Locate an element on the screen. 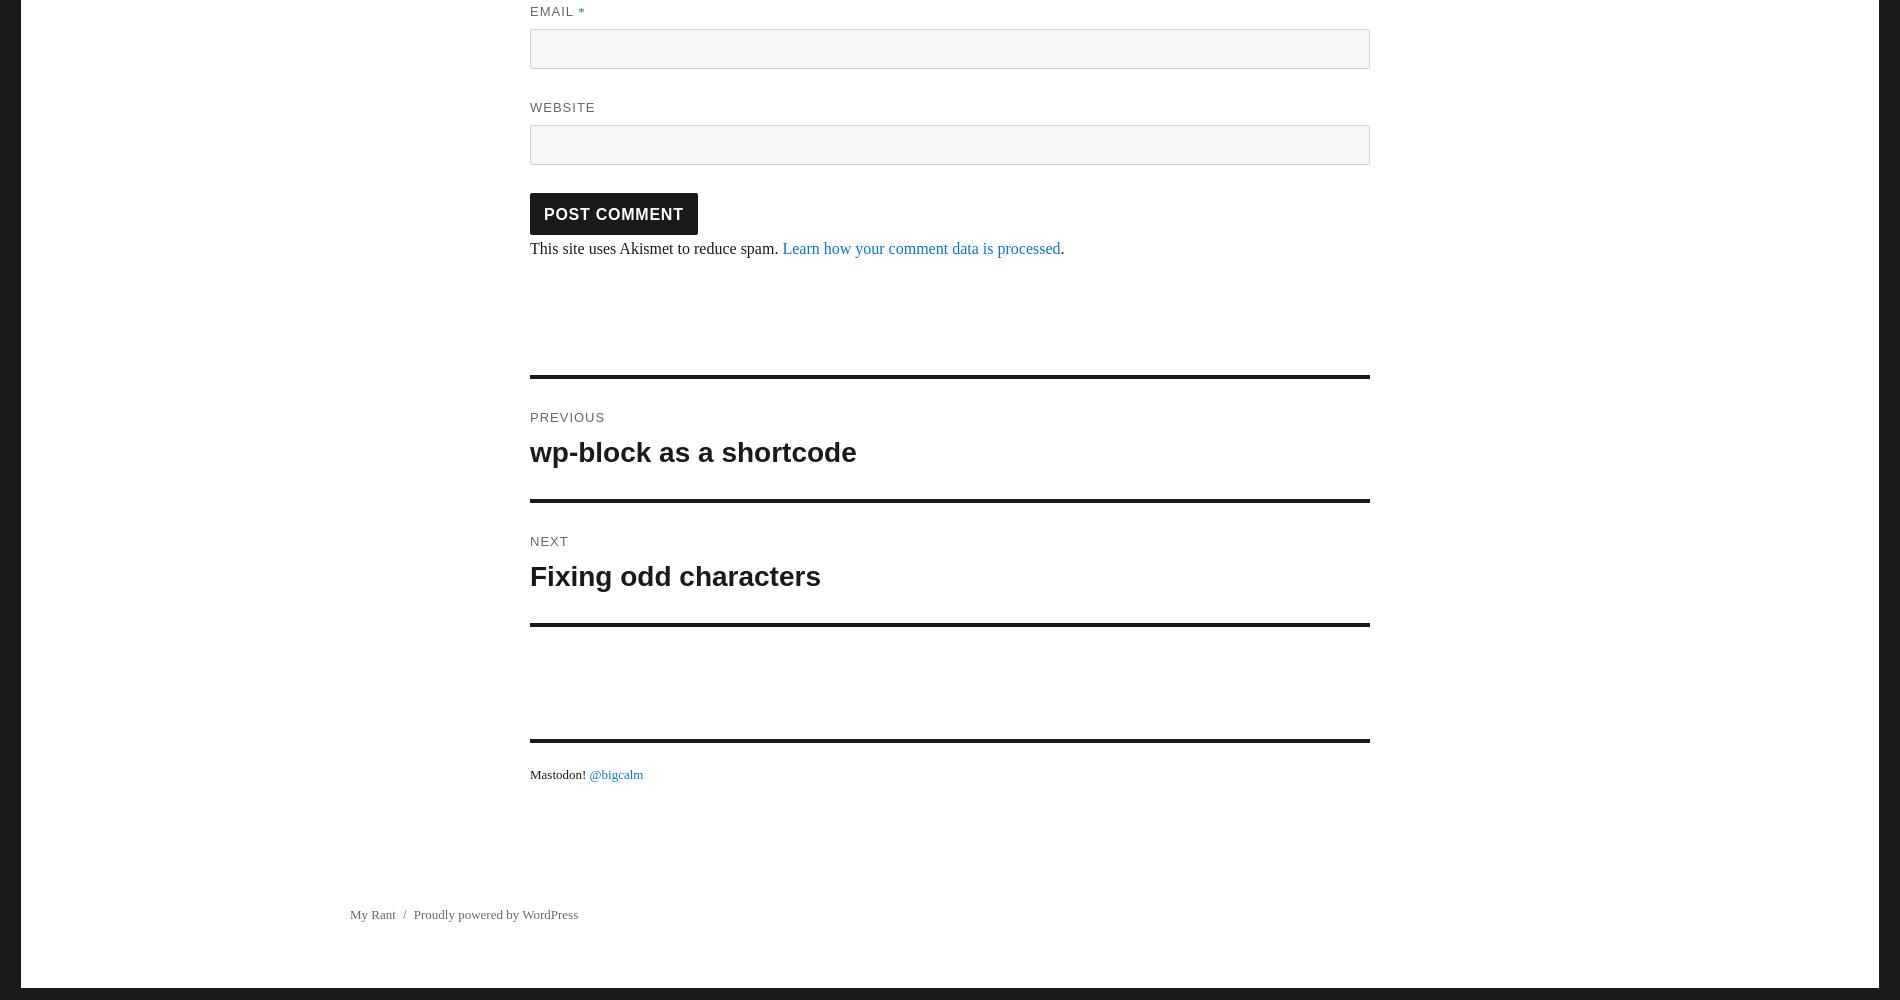 This screenshot has width=1900, height=1000. 'Learn how your comment data is processed' is located at coordinates (781, 247).